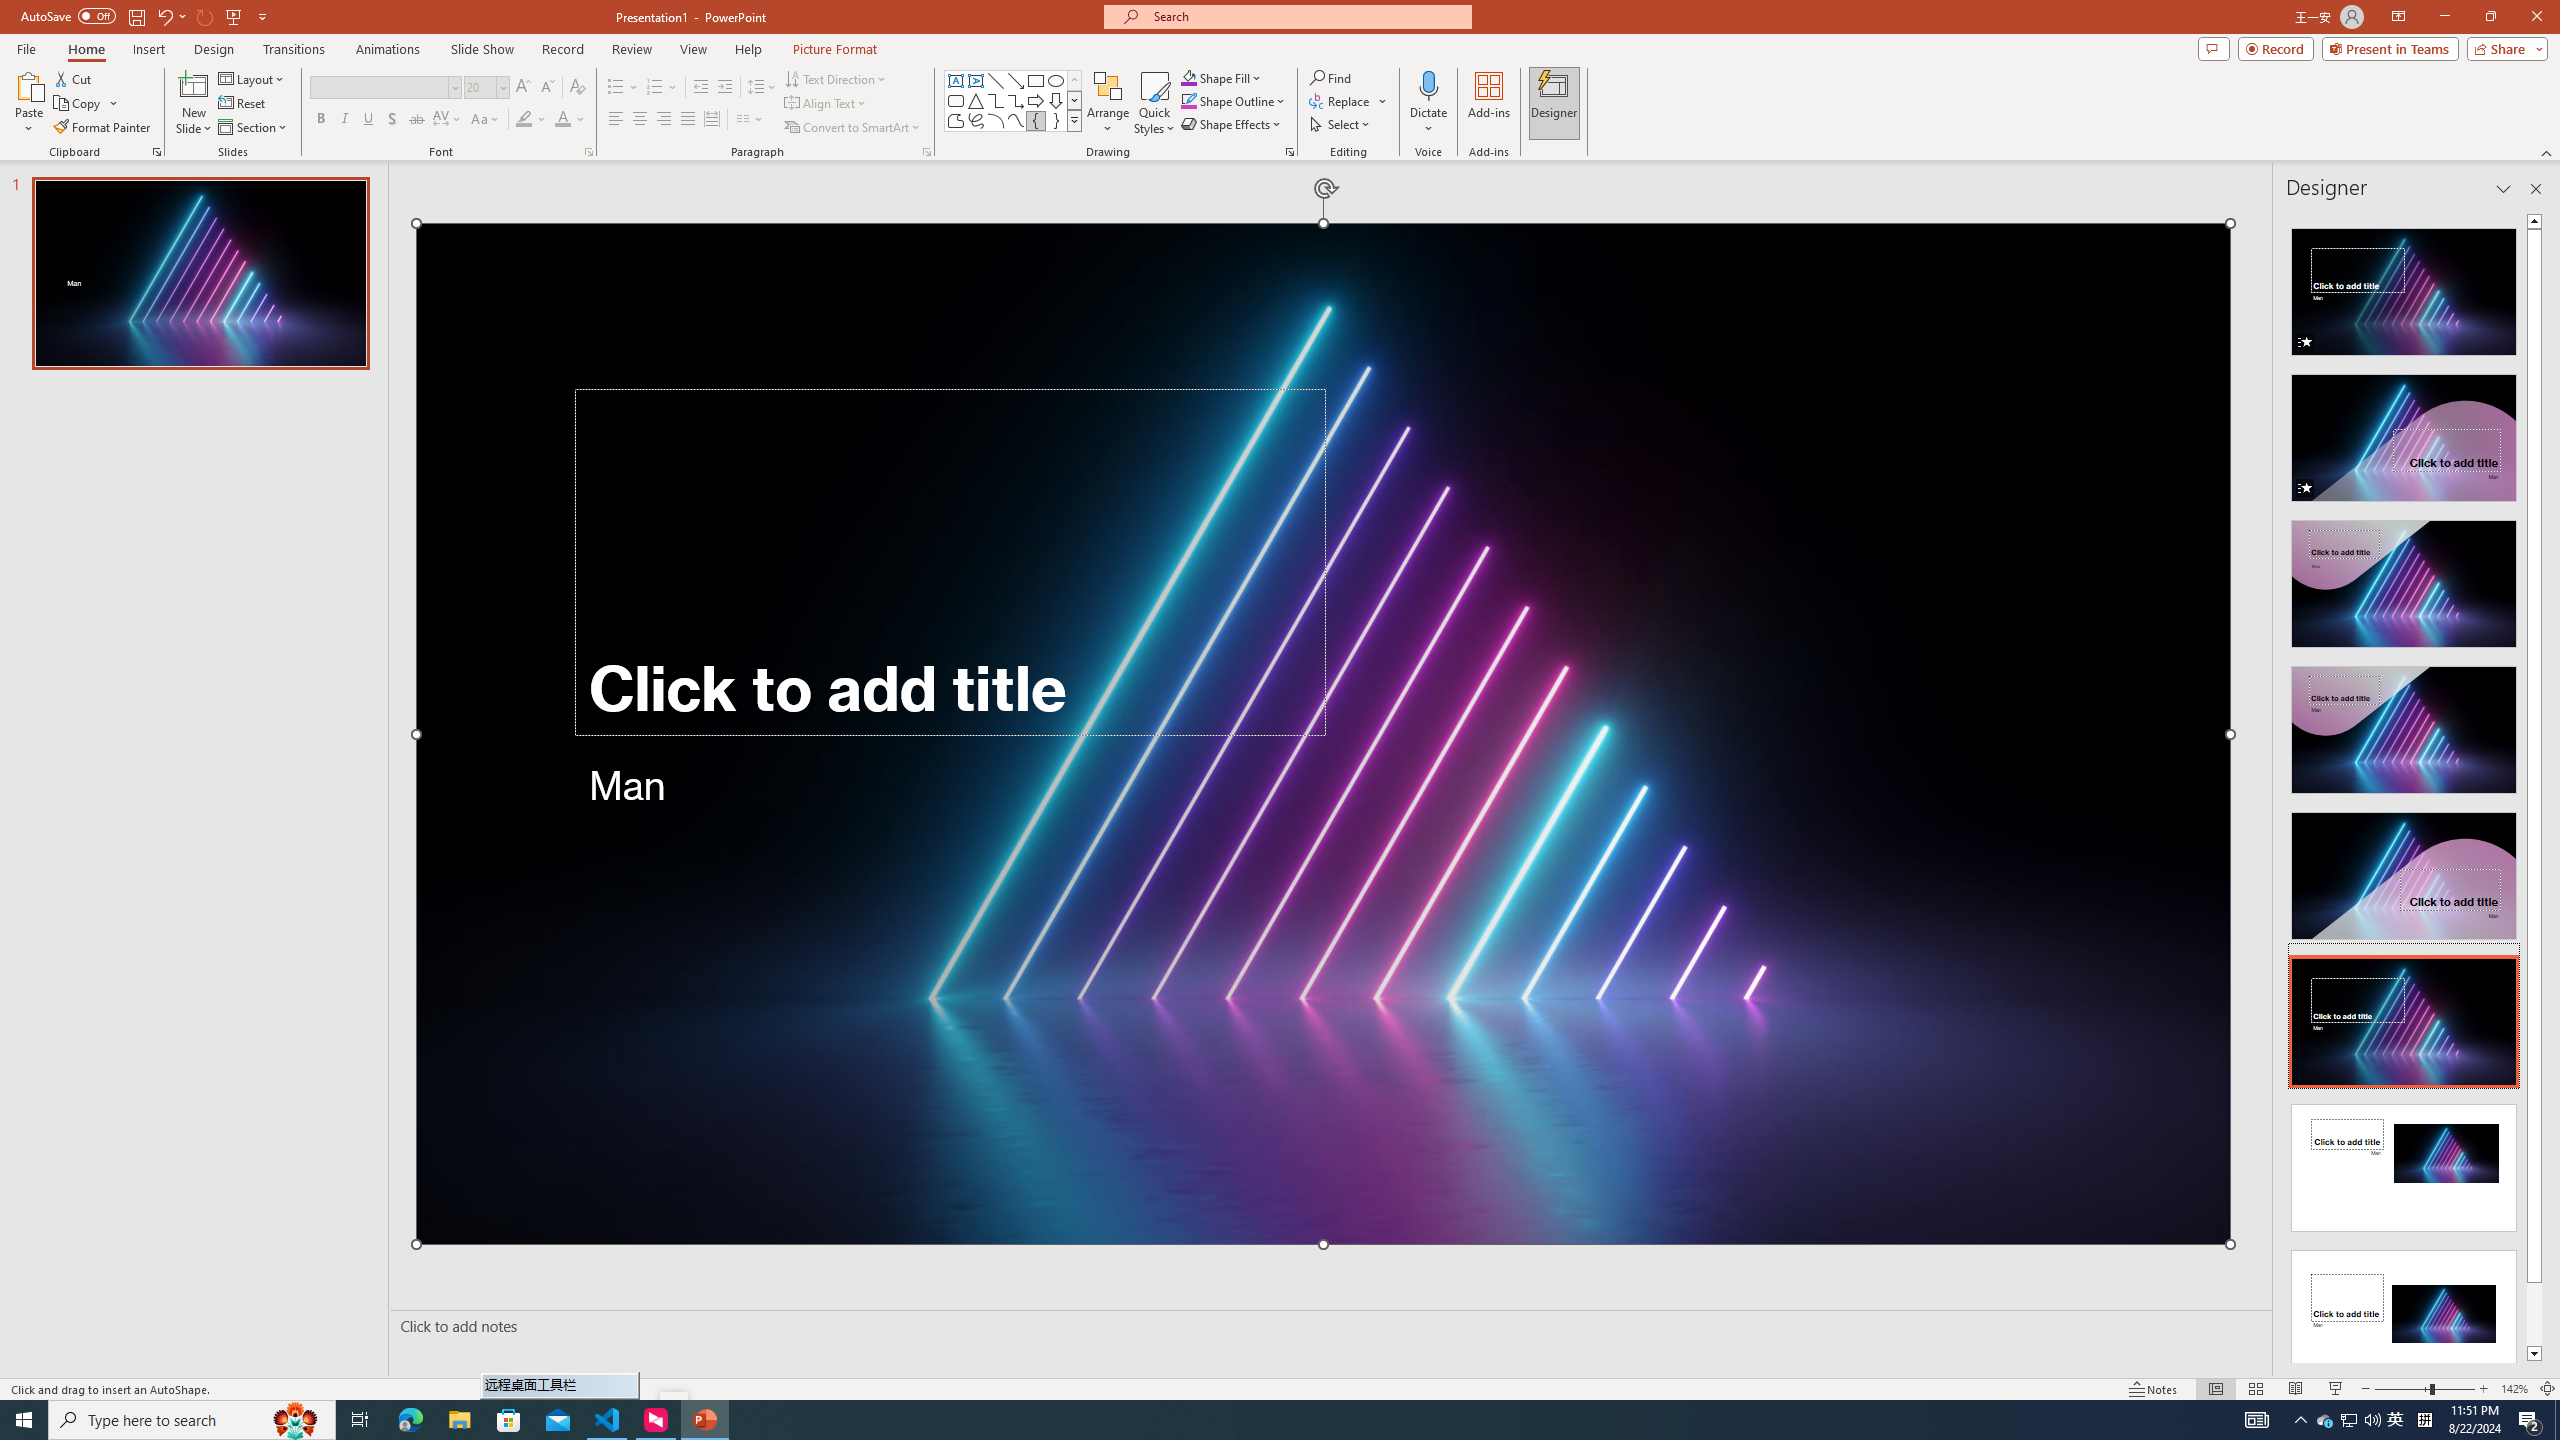  Describe the element at coordinates (2402, 432) in the screenshot. I see `'Design Idea with Animation'` at that location.